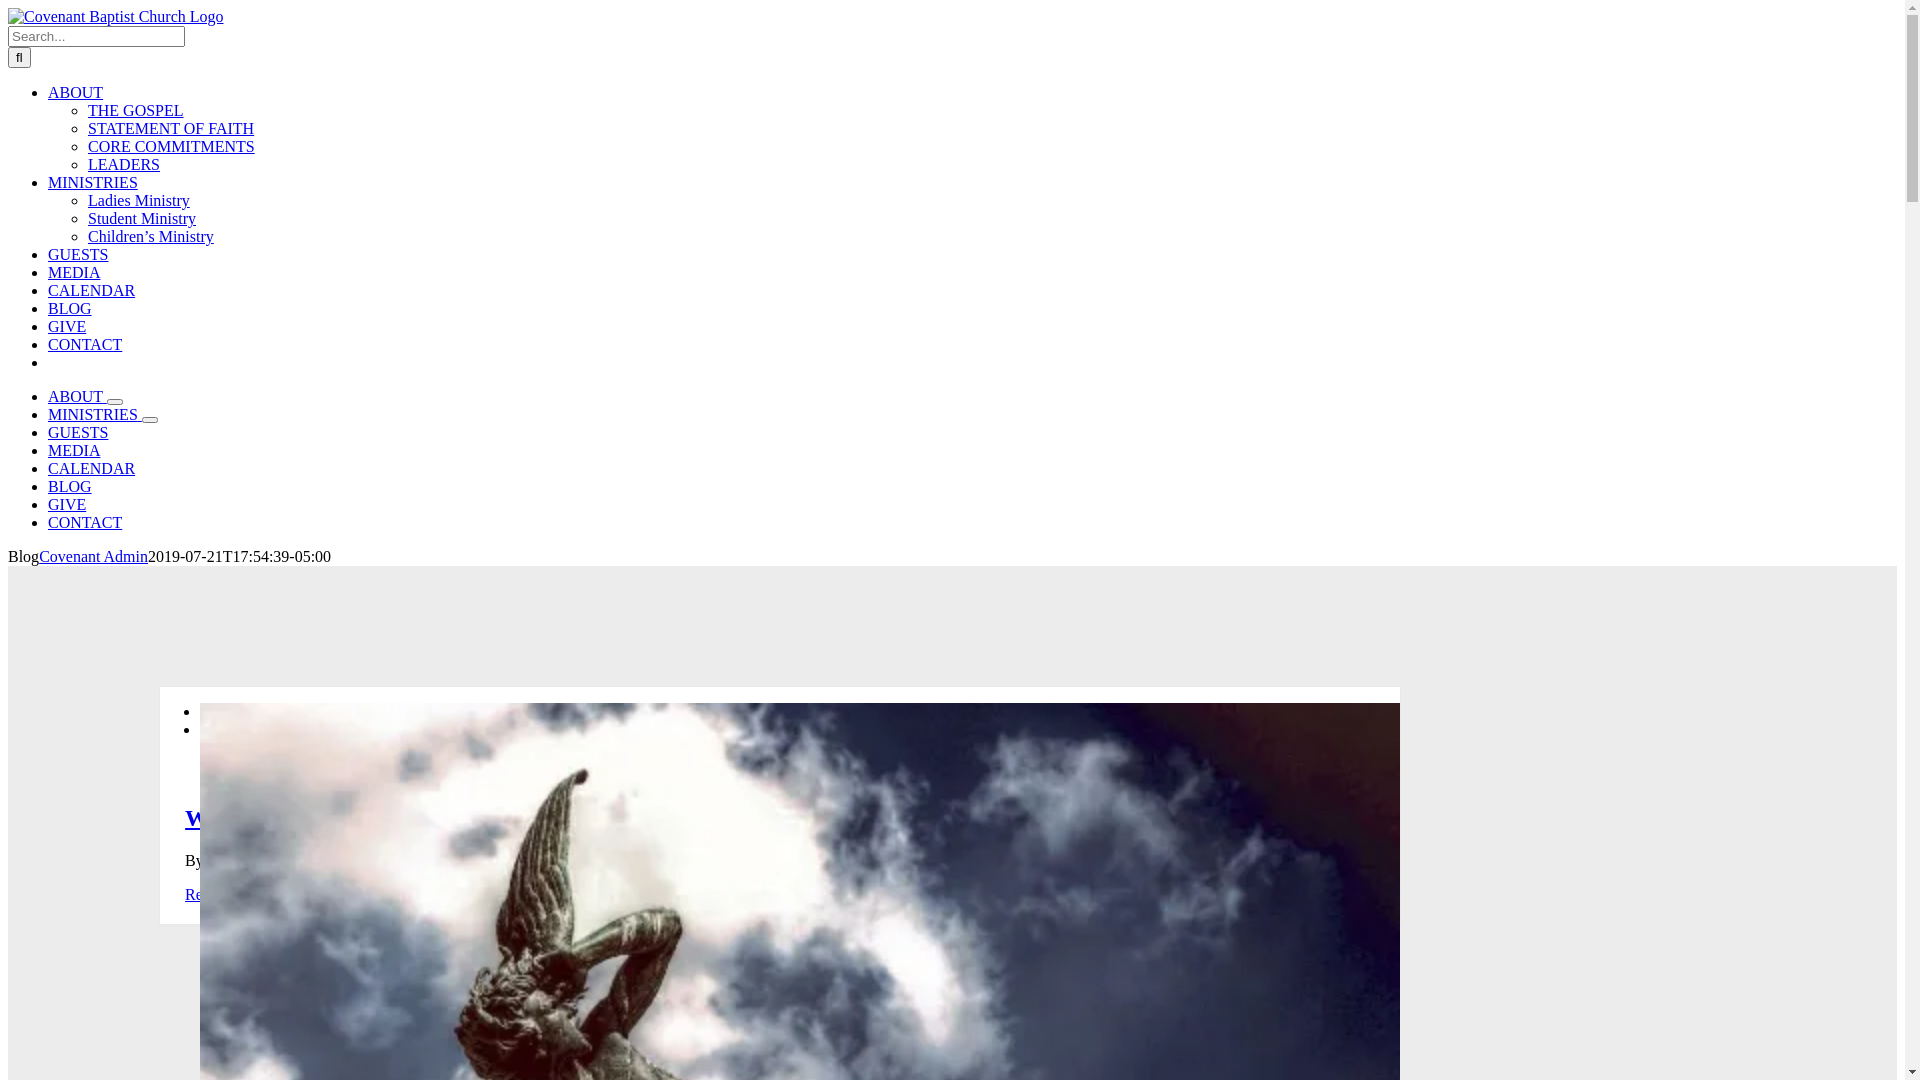 This screenshot has height=1080, width=1920. Describe the element at coordinates (48, 413) in the screenshot. I see `'MINISTRIES'` at that location.